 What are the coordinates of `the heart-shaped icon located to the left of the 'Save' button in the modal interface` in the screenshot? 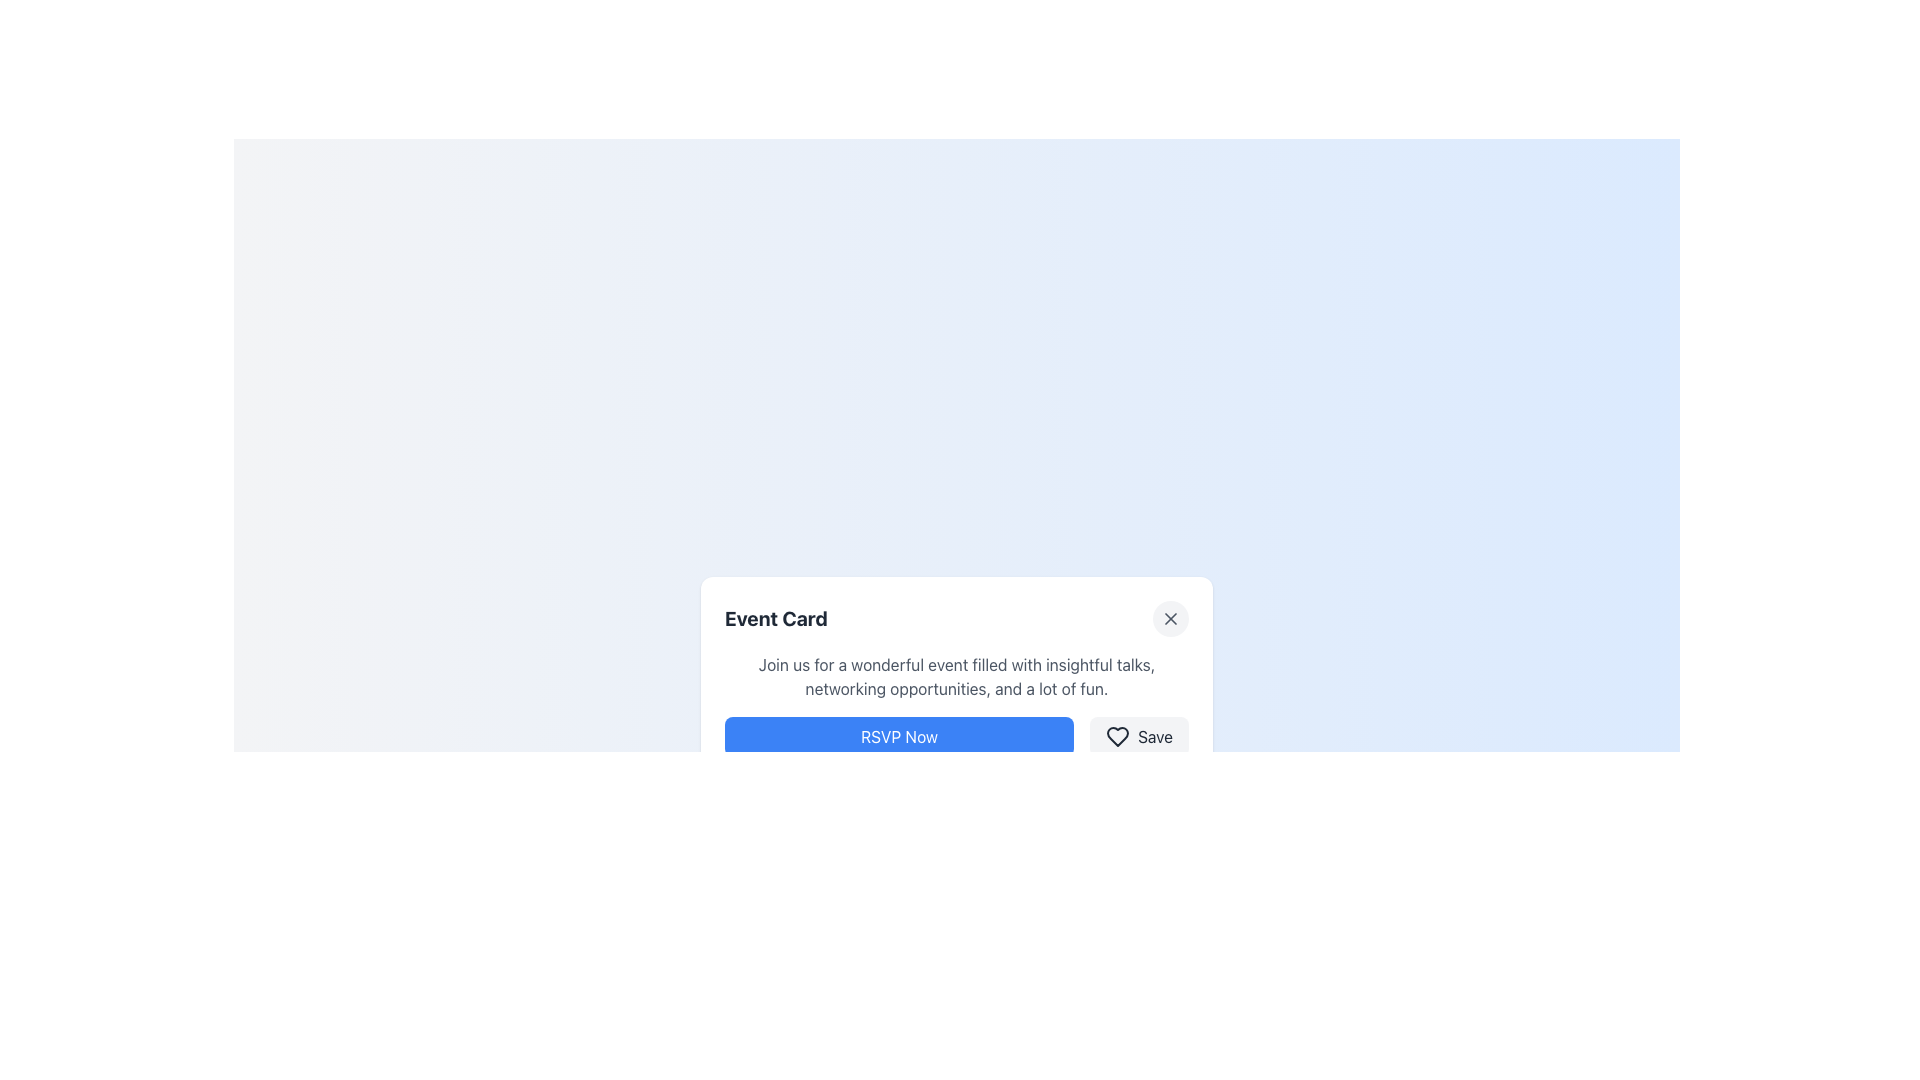 It's located at (1117, 736).